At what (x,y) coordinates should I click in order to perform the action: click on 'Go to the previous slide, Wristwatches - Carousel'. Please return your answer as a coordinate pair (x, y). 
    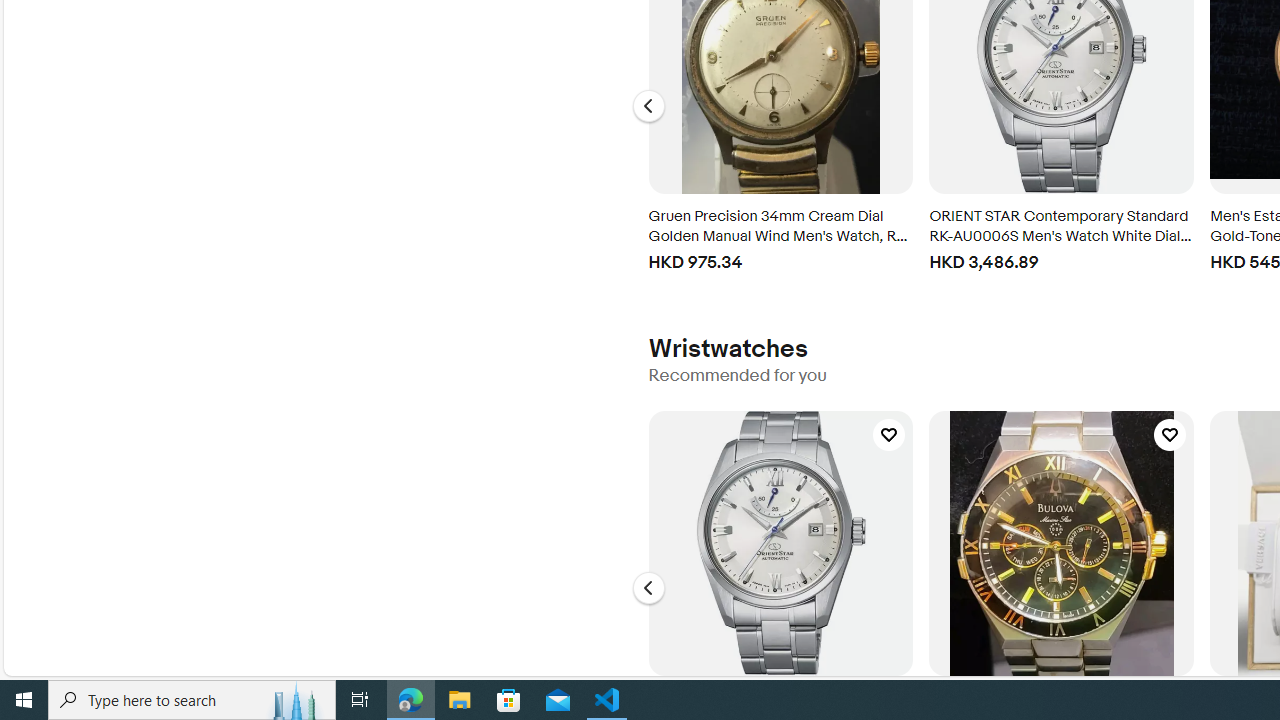
    Looking at the image, I should click on (648, 587).